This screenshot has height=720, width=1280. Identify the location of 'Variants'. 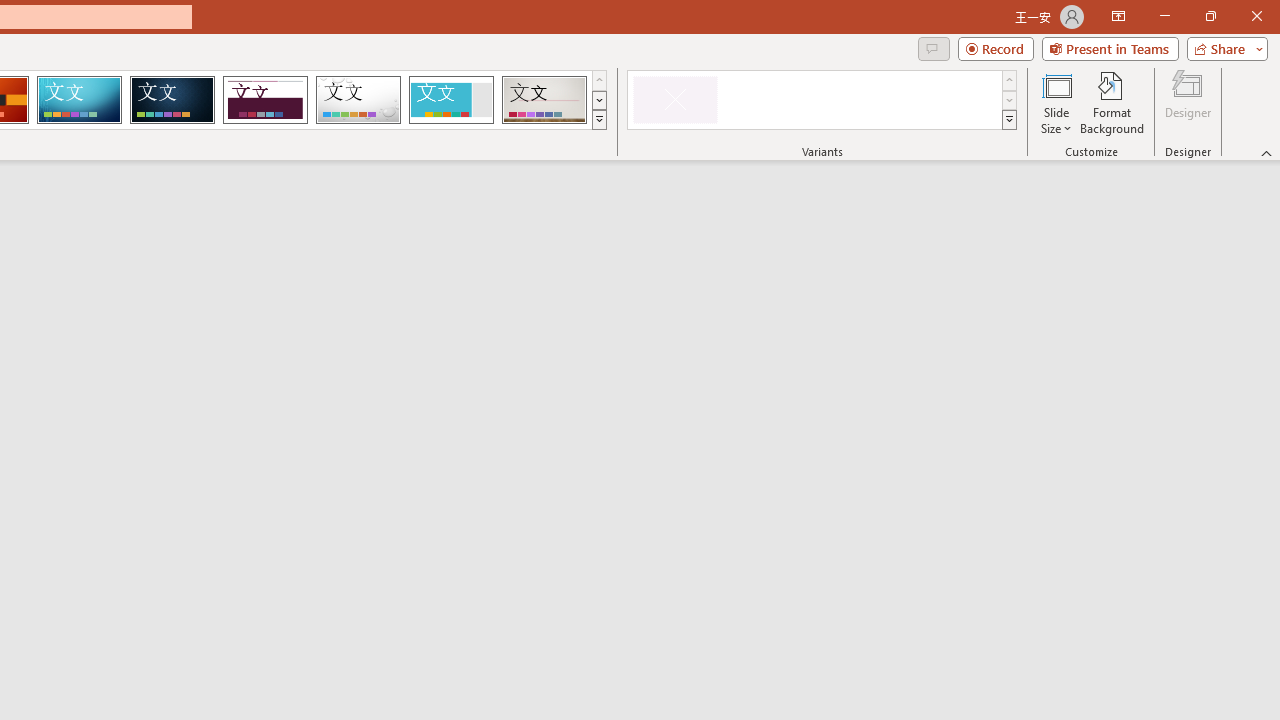
(1009, 120).